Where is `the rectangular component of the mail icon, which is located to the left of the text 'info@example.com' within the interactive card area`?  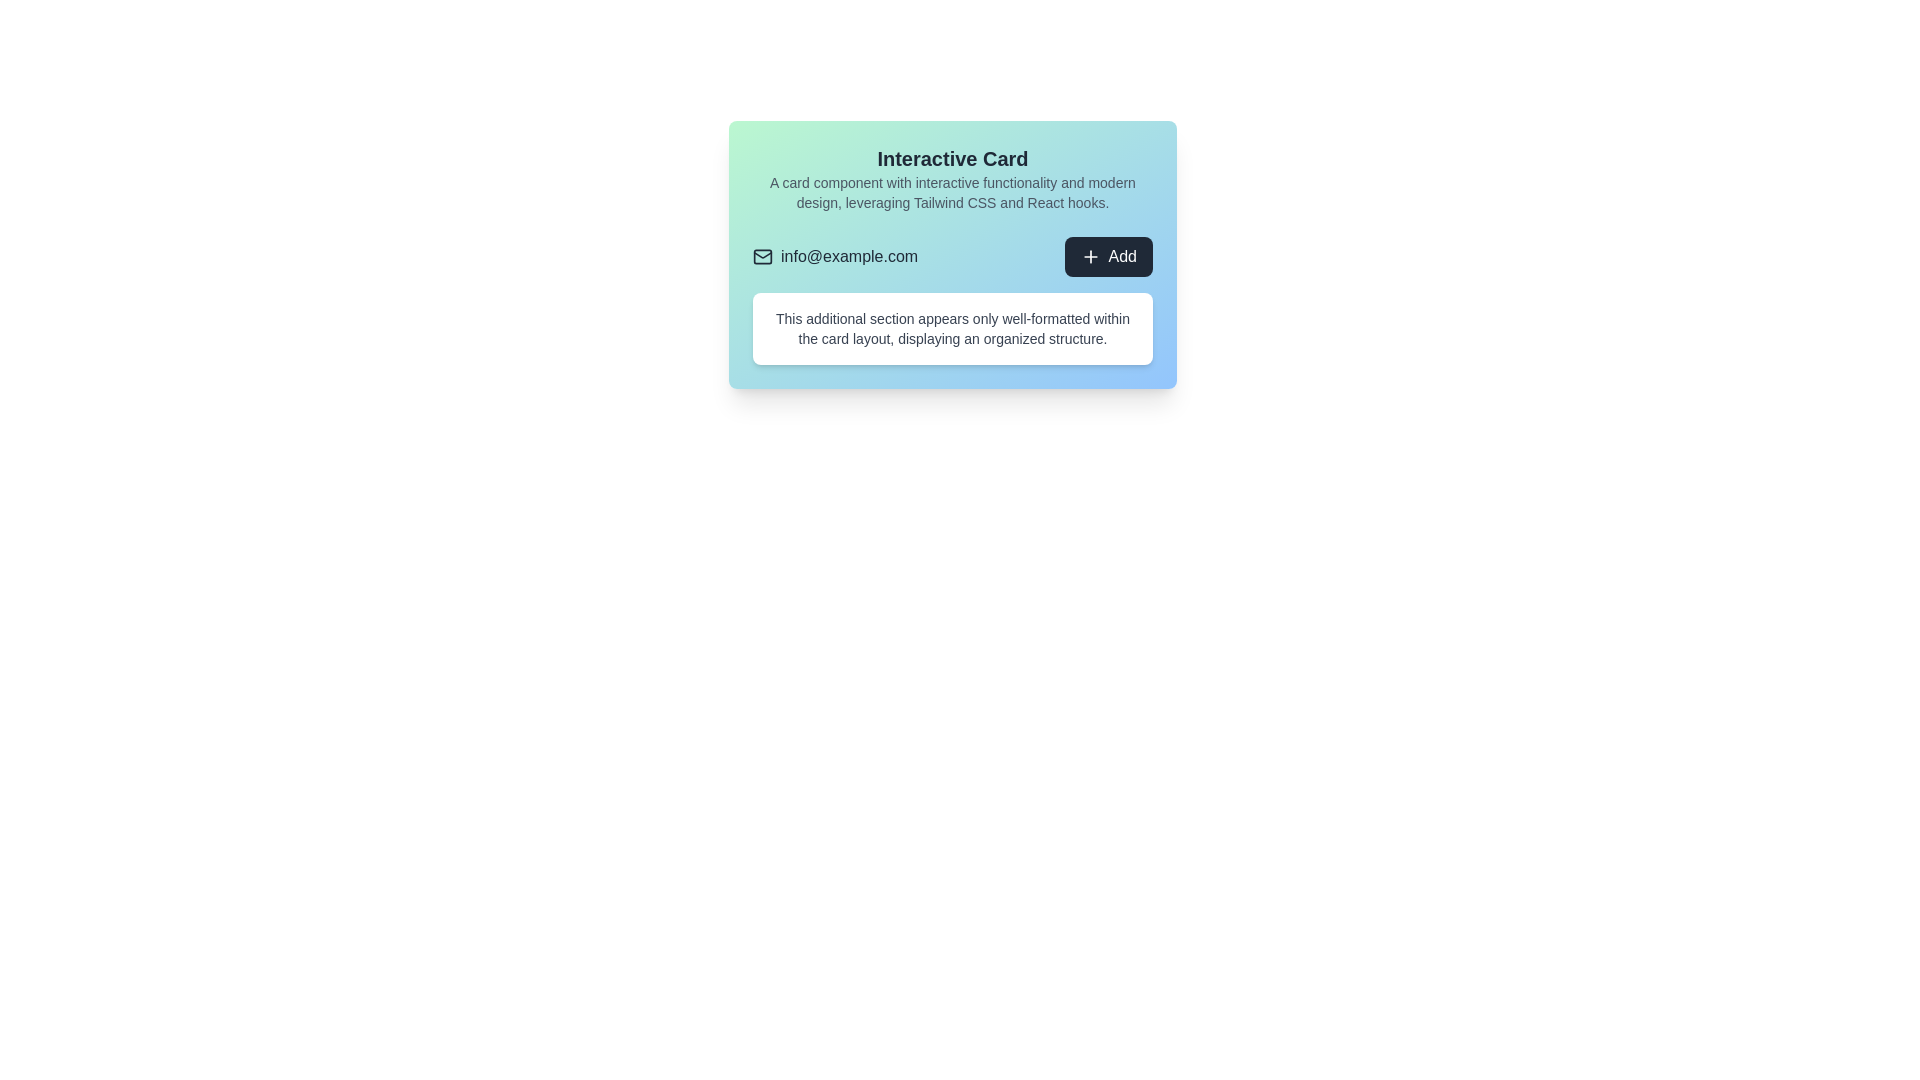
the rectangular component of the mail icon, which is located to the left of the text 'info@example.com' within the interactive card area is located at coordinates (762, 254).